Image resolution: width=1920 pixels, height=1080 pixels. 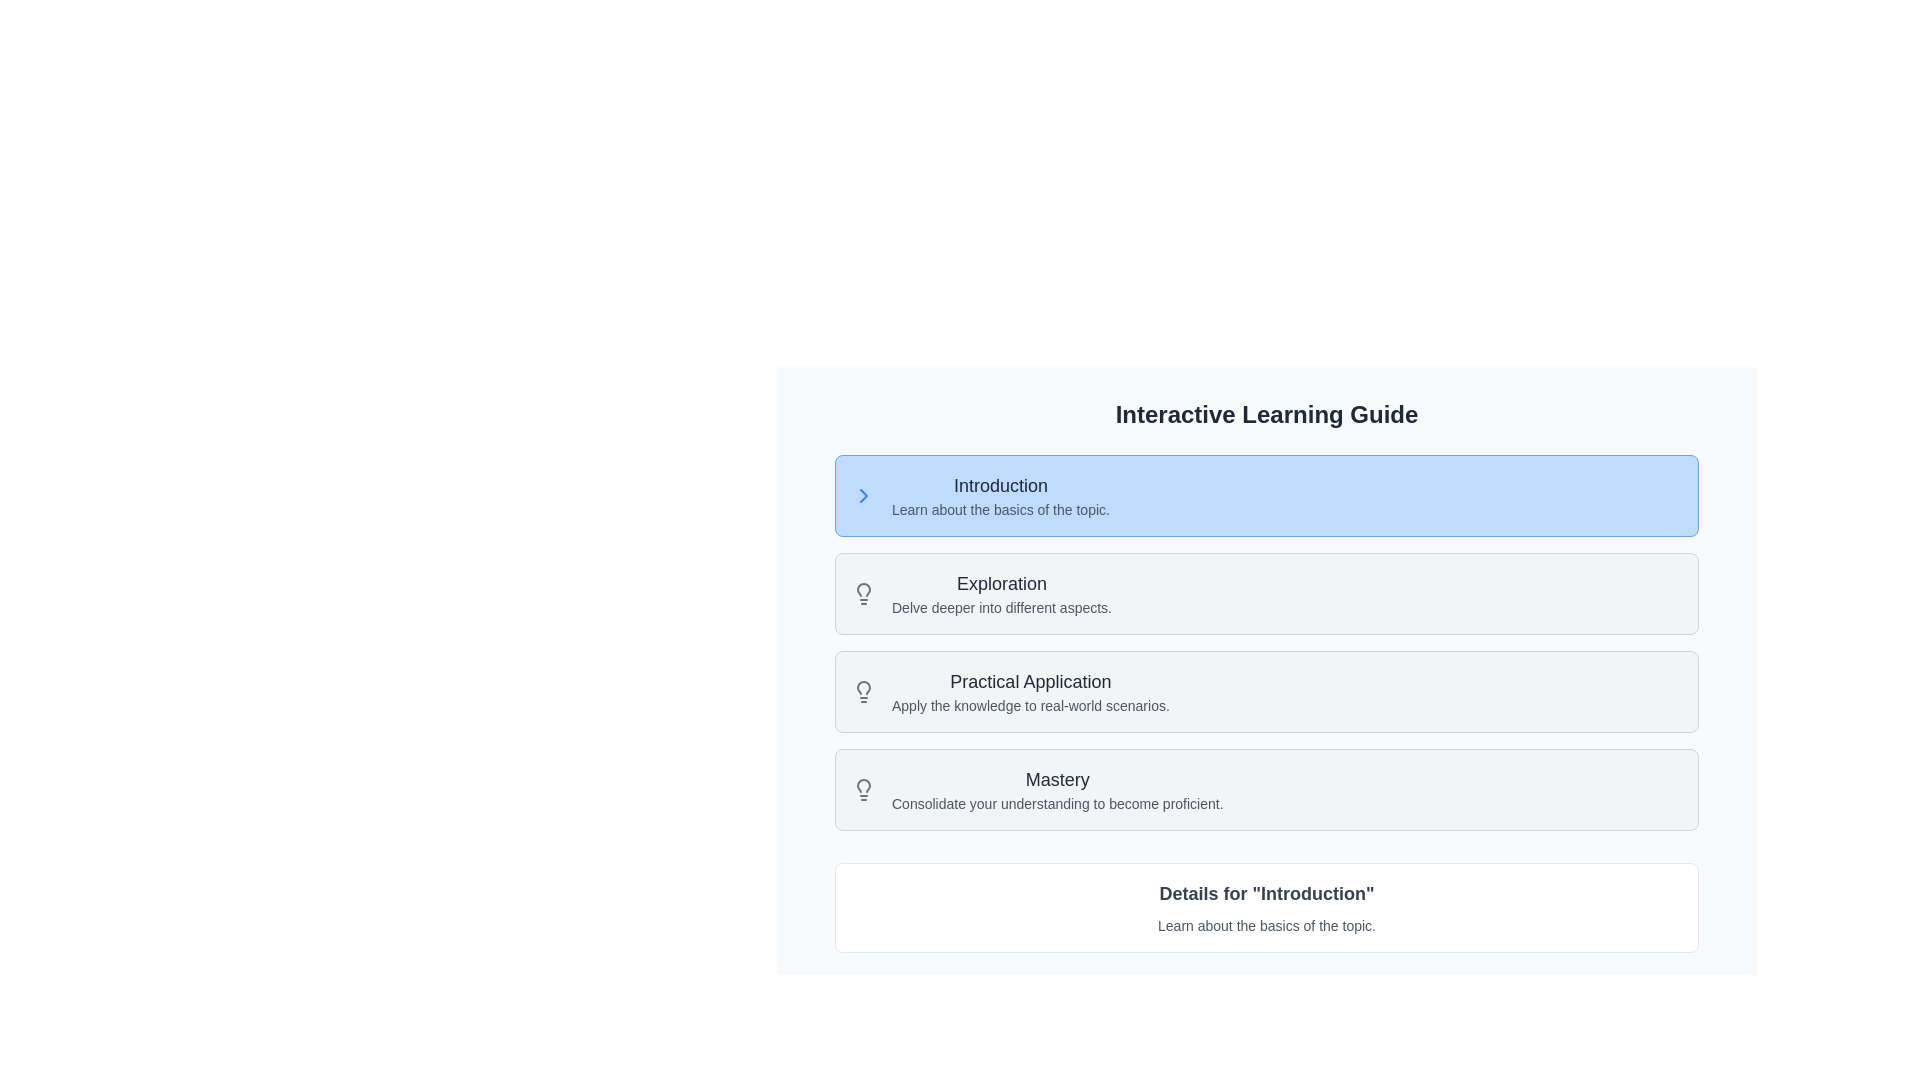 I want to click on the second item in the Interactive List Item, so click(x=1266, y=643).